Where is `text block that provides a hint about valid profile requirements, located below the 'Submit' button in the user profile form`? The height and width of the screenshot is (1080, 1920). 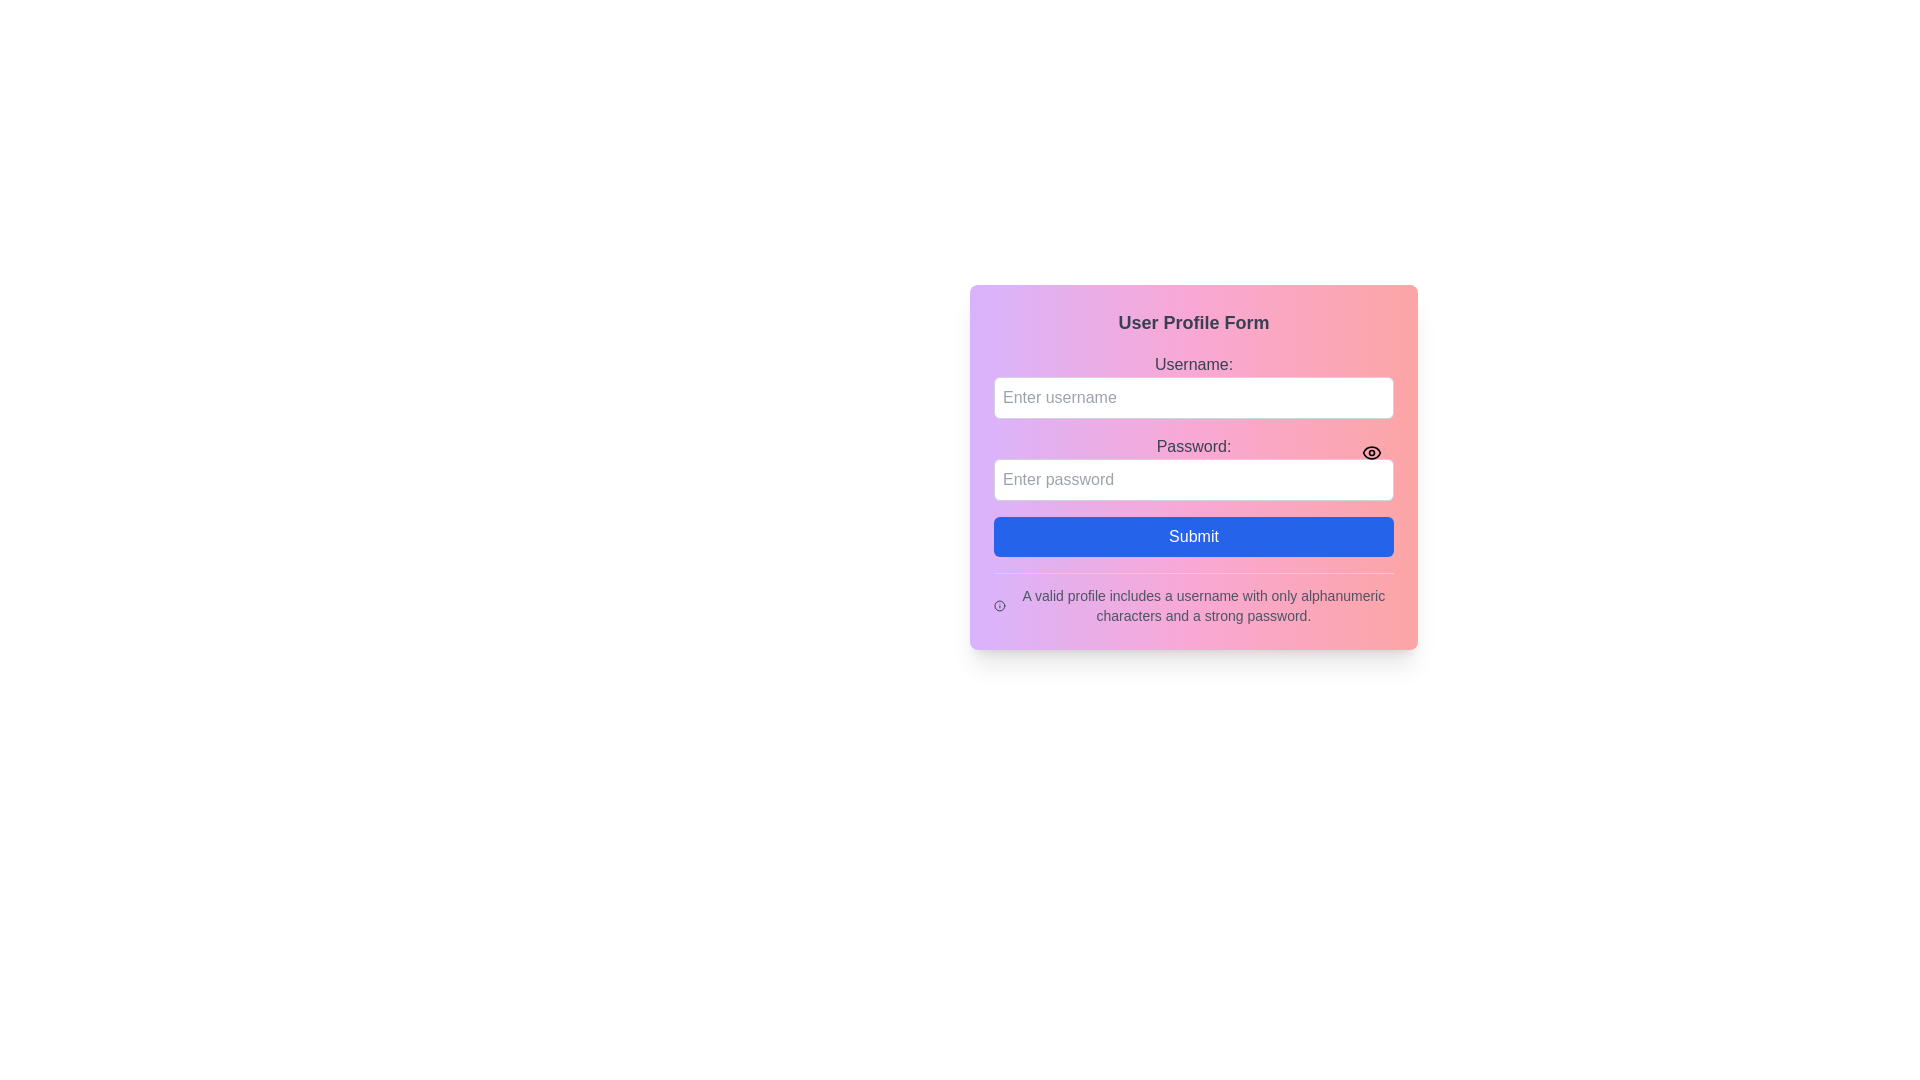
text block that provides a hint about valid profile requirements, located below the 'Submit' button in the user profile form is located at coordinates (1194, 604).